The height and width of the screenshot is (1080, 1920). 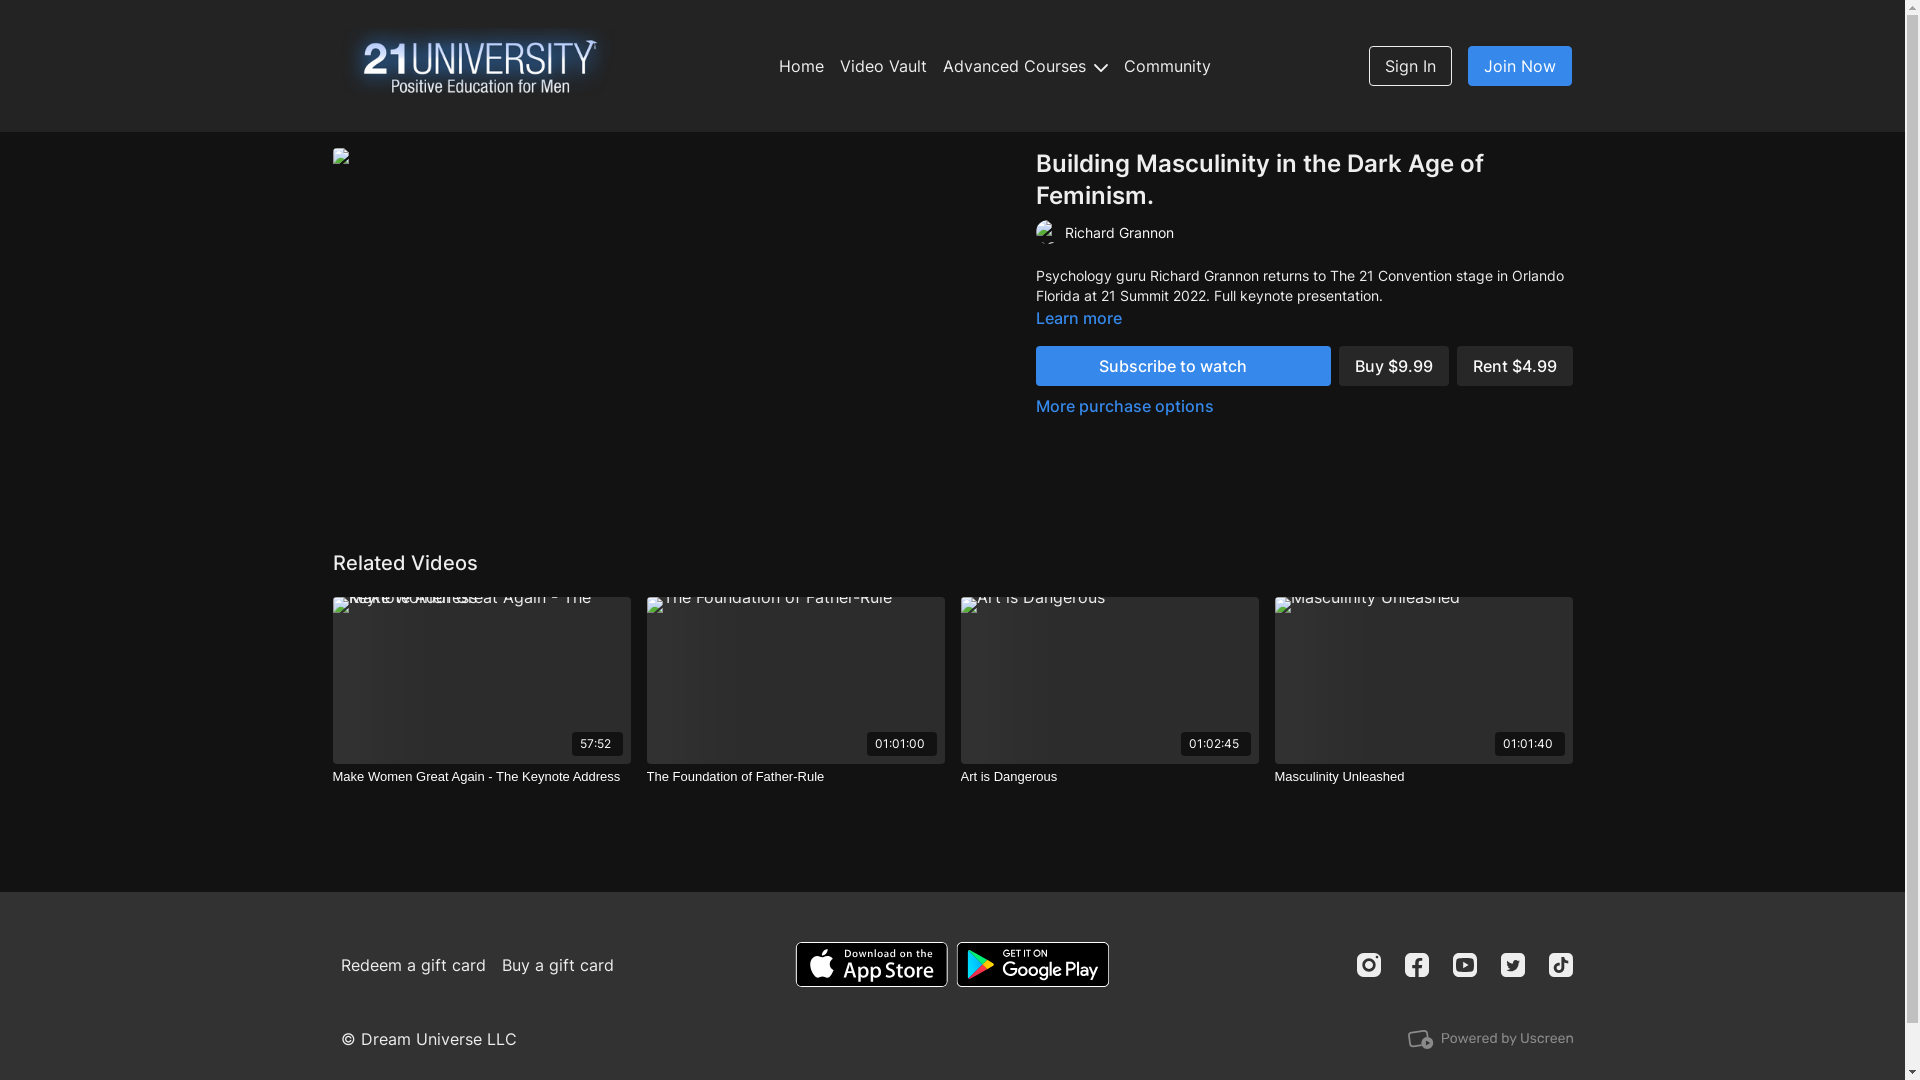 What do you see at coordinates (557, 963) in the screenshot?
I see `'Buy a gift card'` at bounding box center [557, 963].